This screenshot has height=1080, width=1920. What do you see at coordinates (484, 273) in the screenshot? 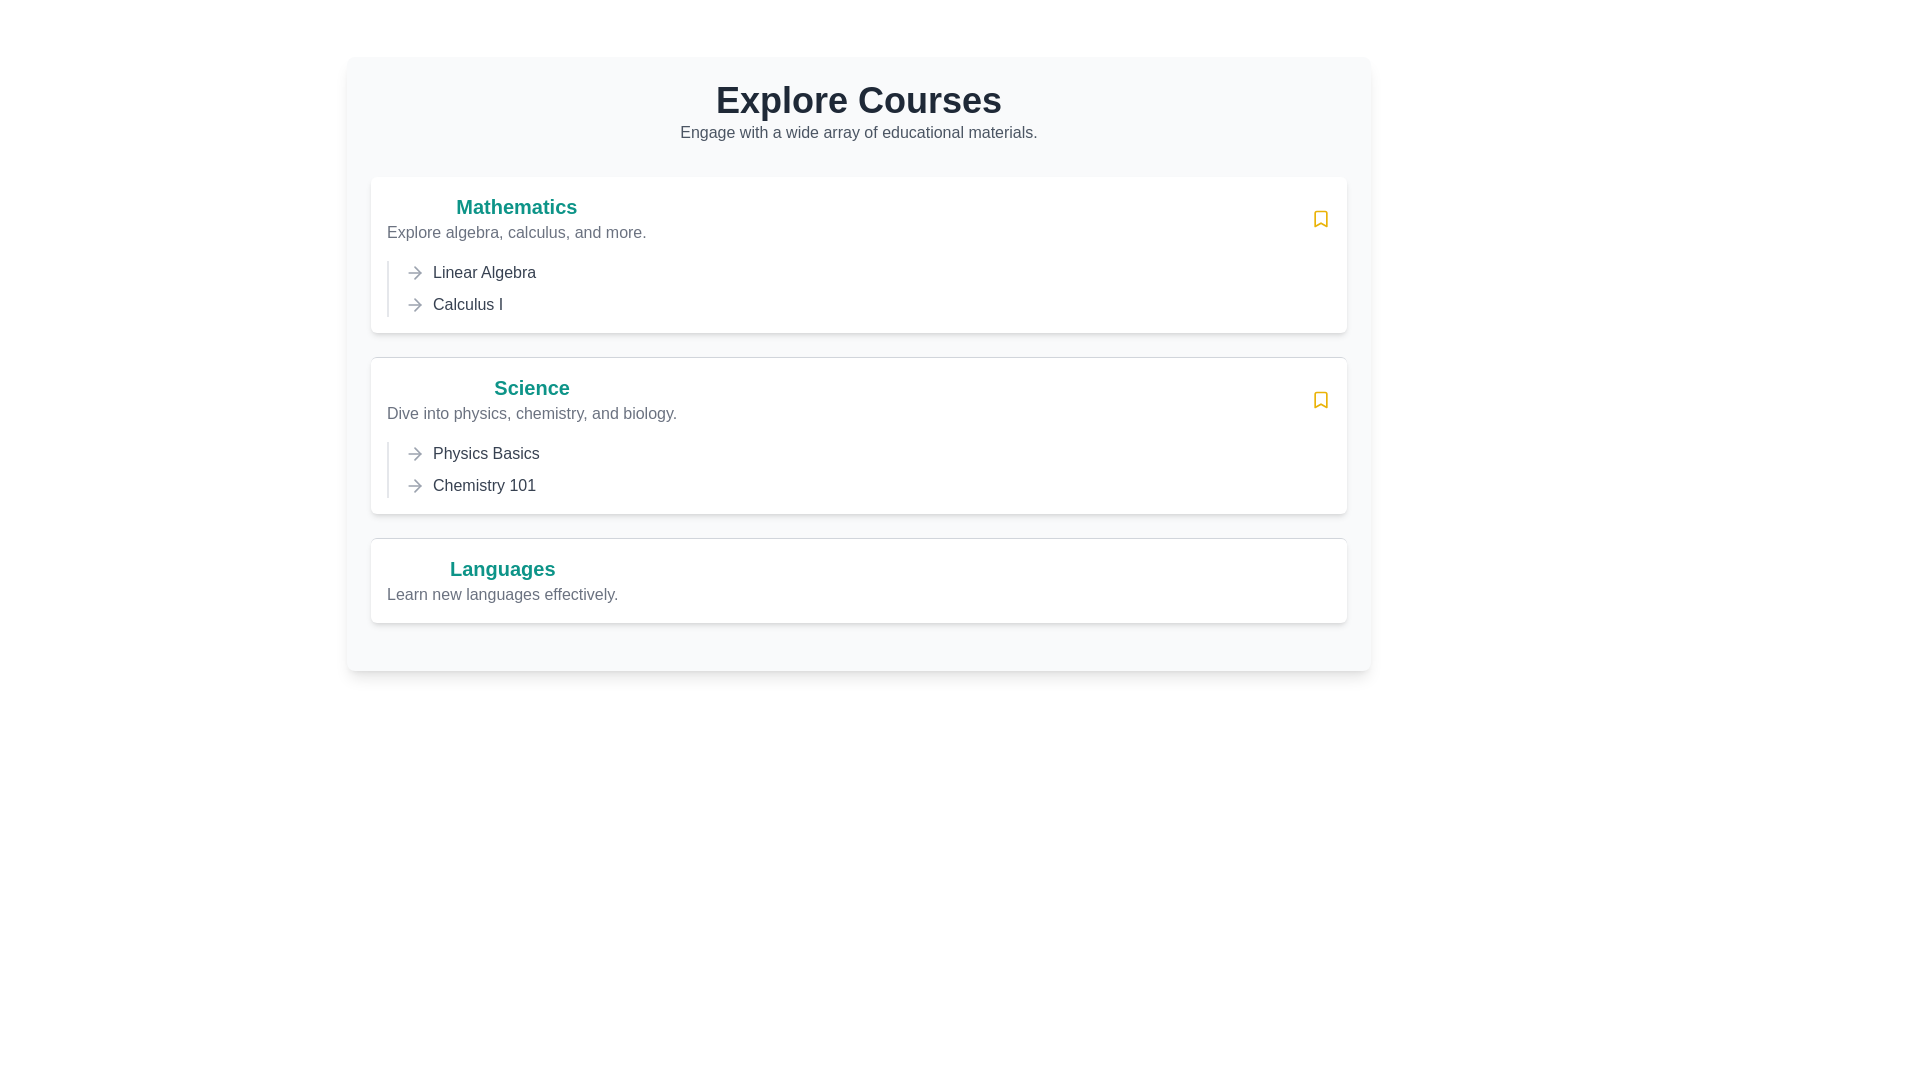
I see `the 'Linear Algebra' hyperlink located within the 'Mathematics' subsection under 'Explore Courses'` at bounding box center [484, 273].